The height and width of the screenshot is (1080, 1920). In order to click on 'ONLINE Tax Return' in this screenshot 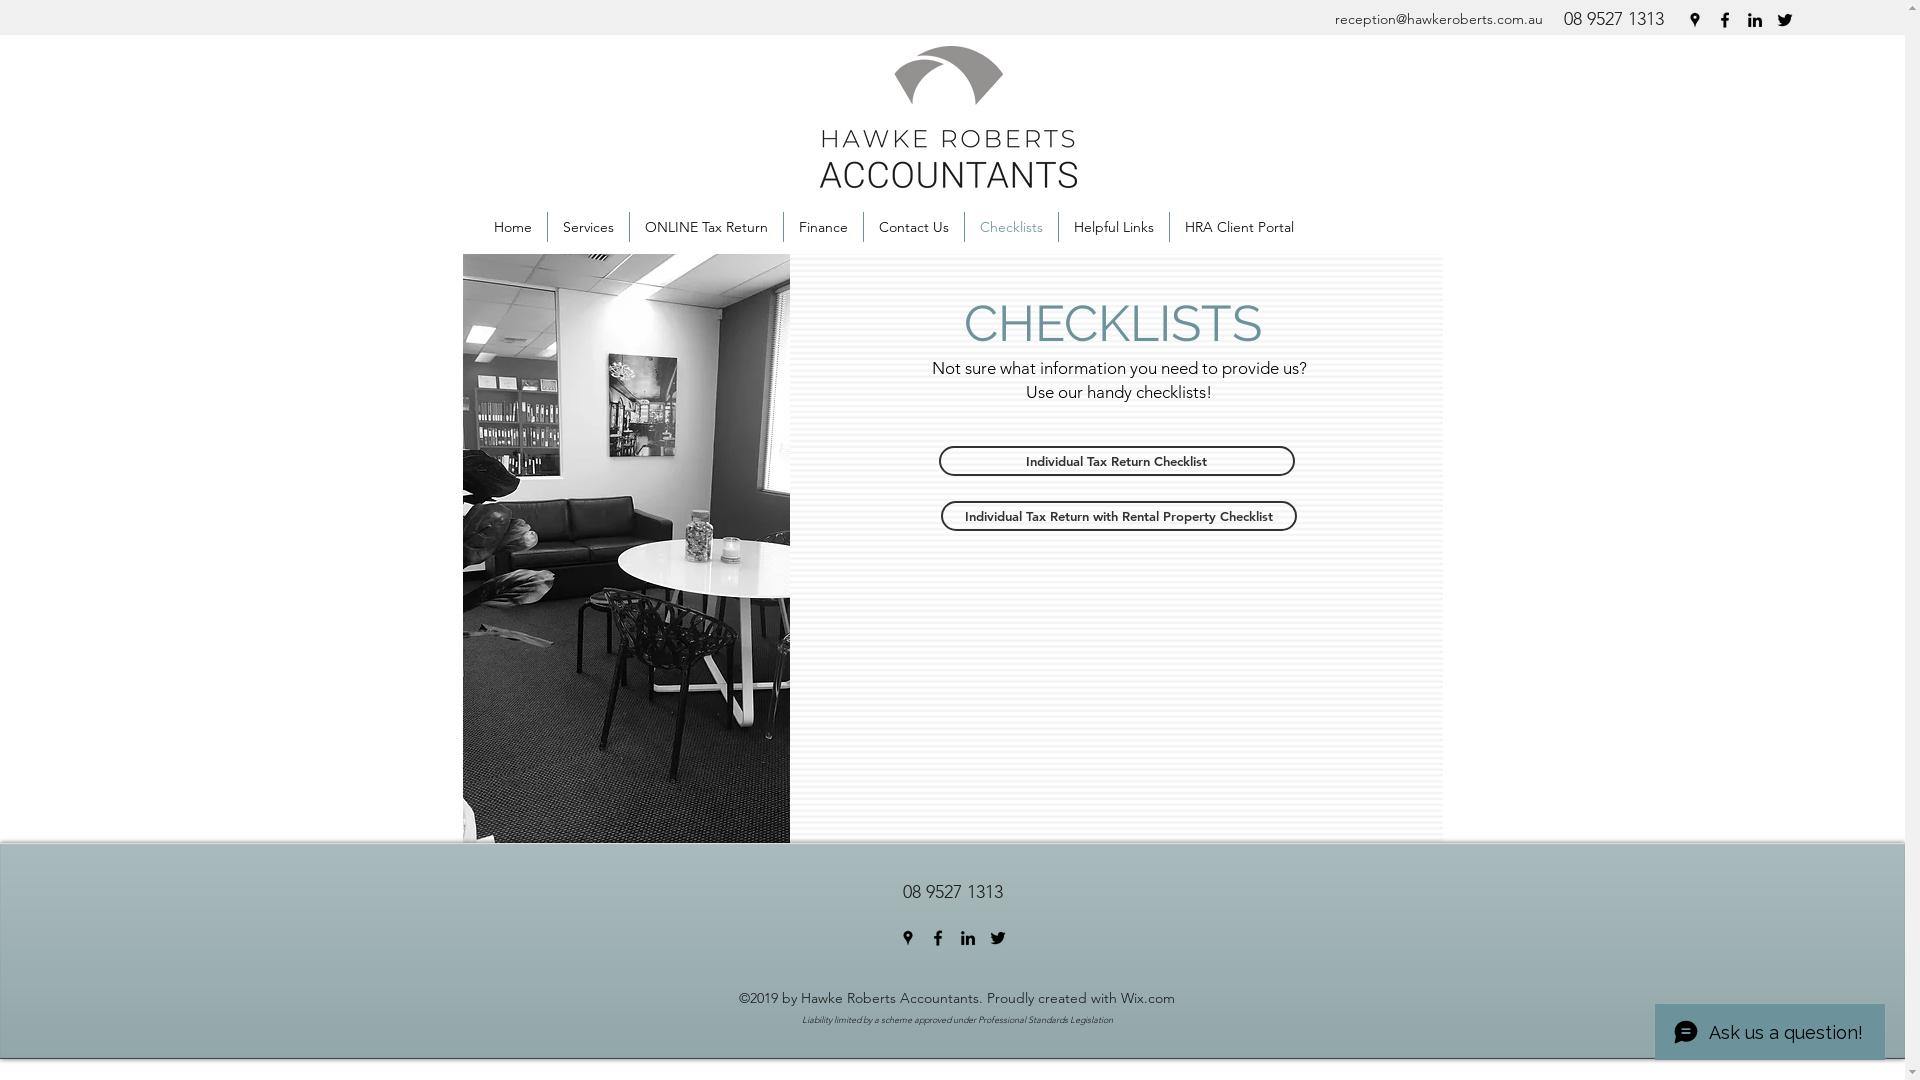, I will do `click(706, 226)`.